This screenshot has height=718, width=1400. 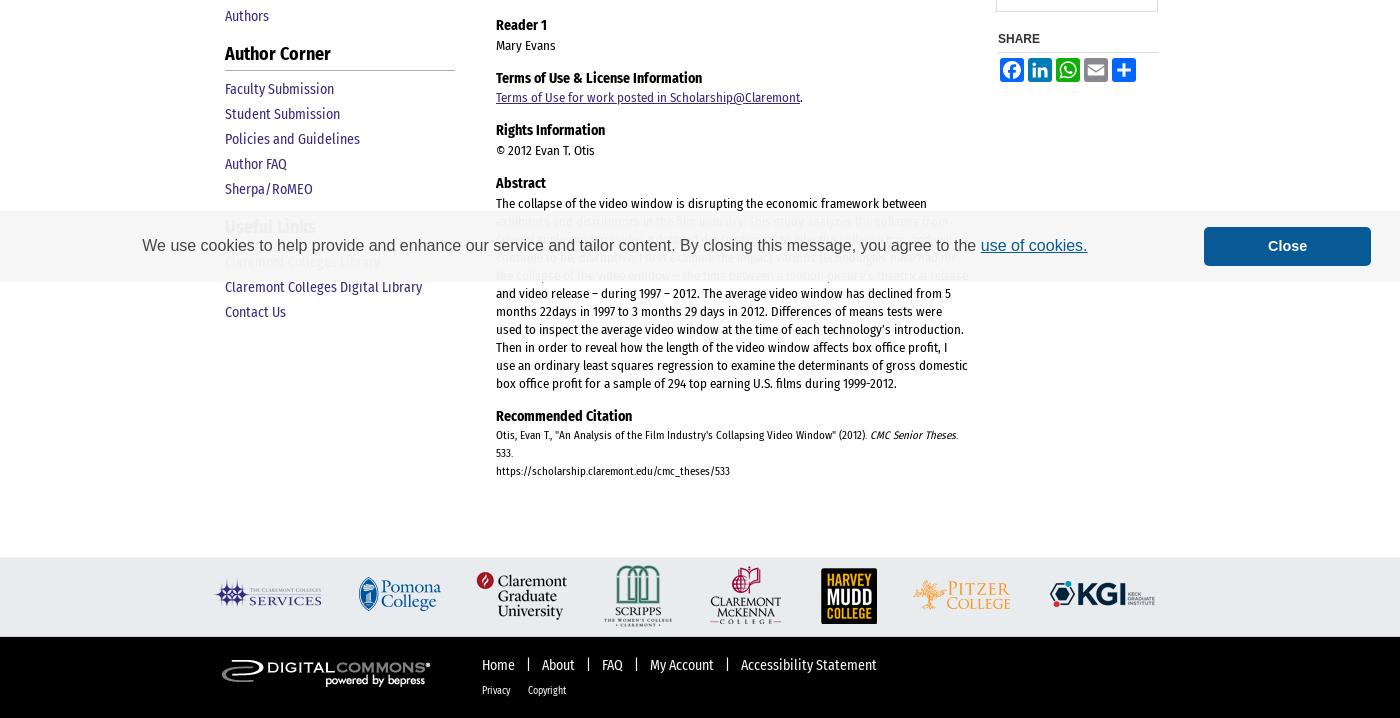 What do you see at coordinates (546, 688) in the screenshot?
I see `'Copyright'` at bounding box center [546, 688].